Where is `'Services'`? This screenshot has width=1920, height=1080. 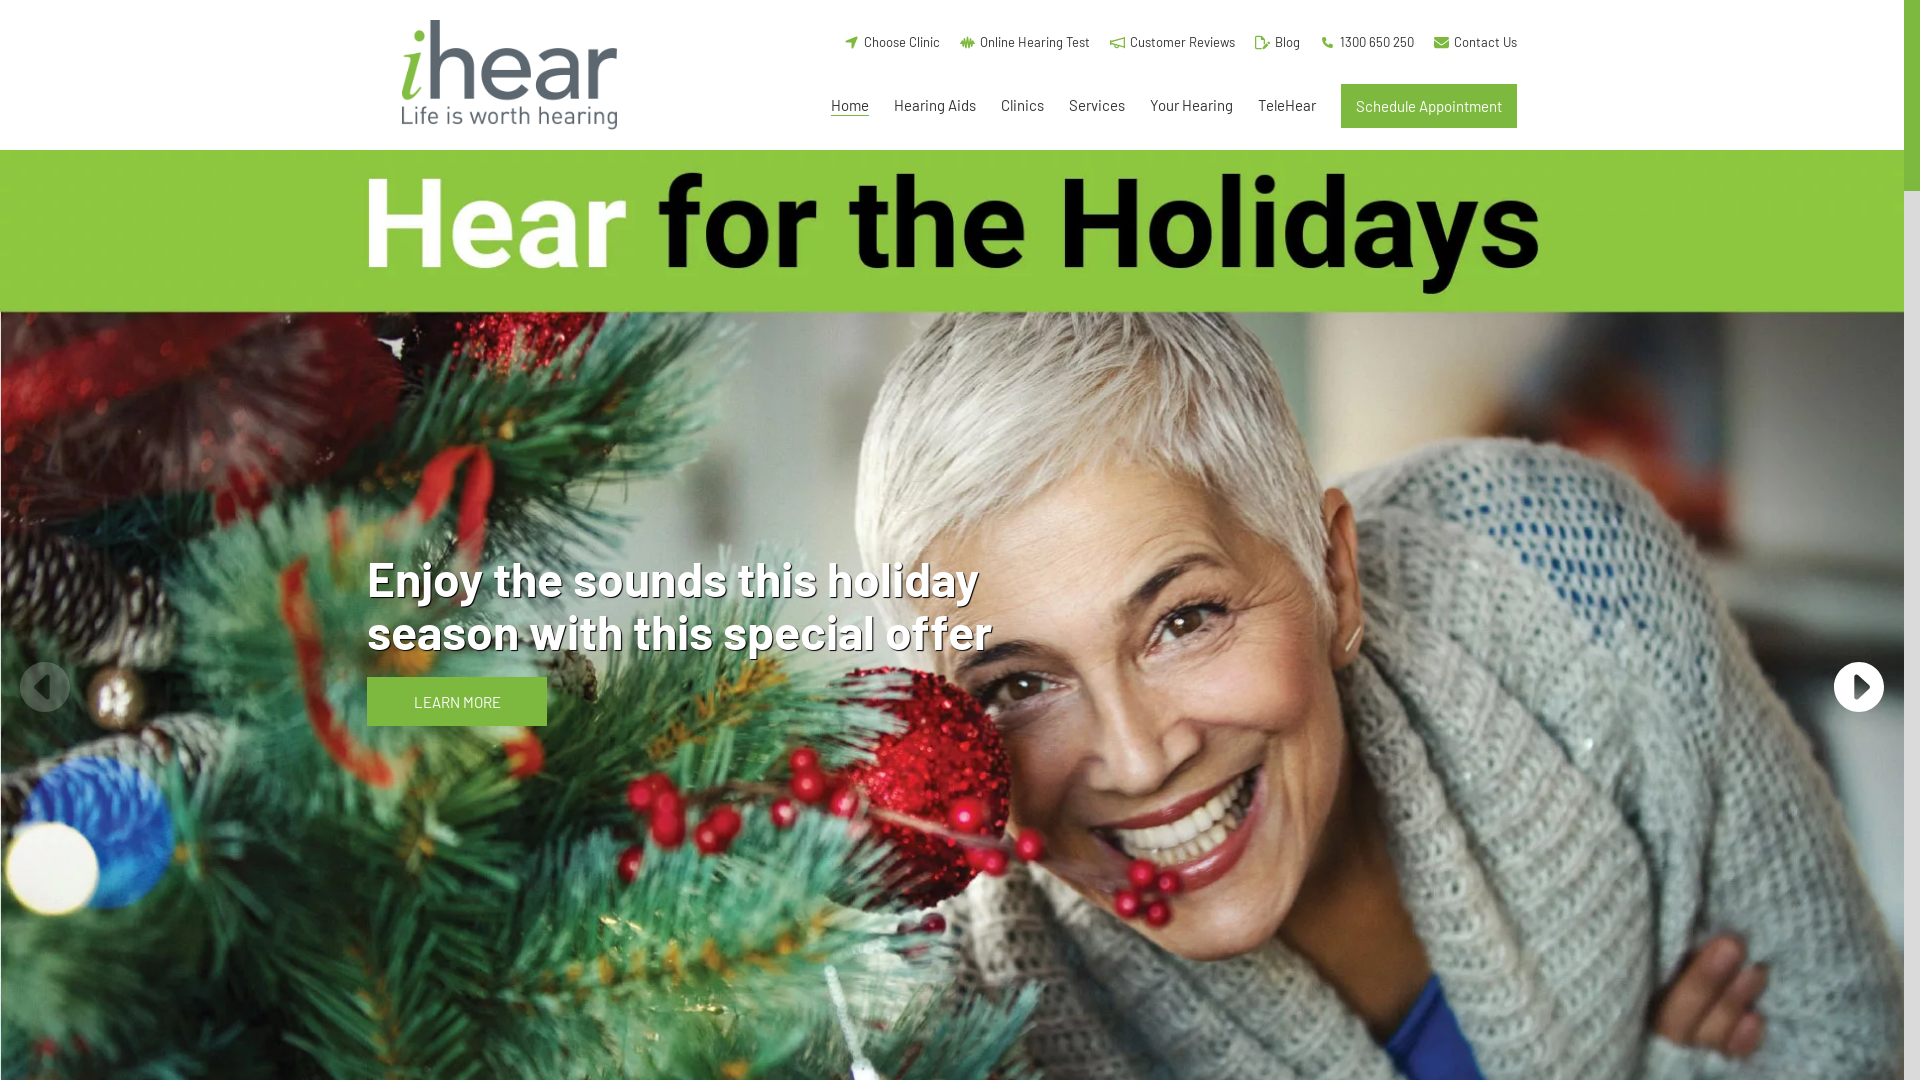
'Services' is located at coordinates (1096, 105).